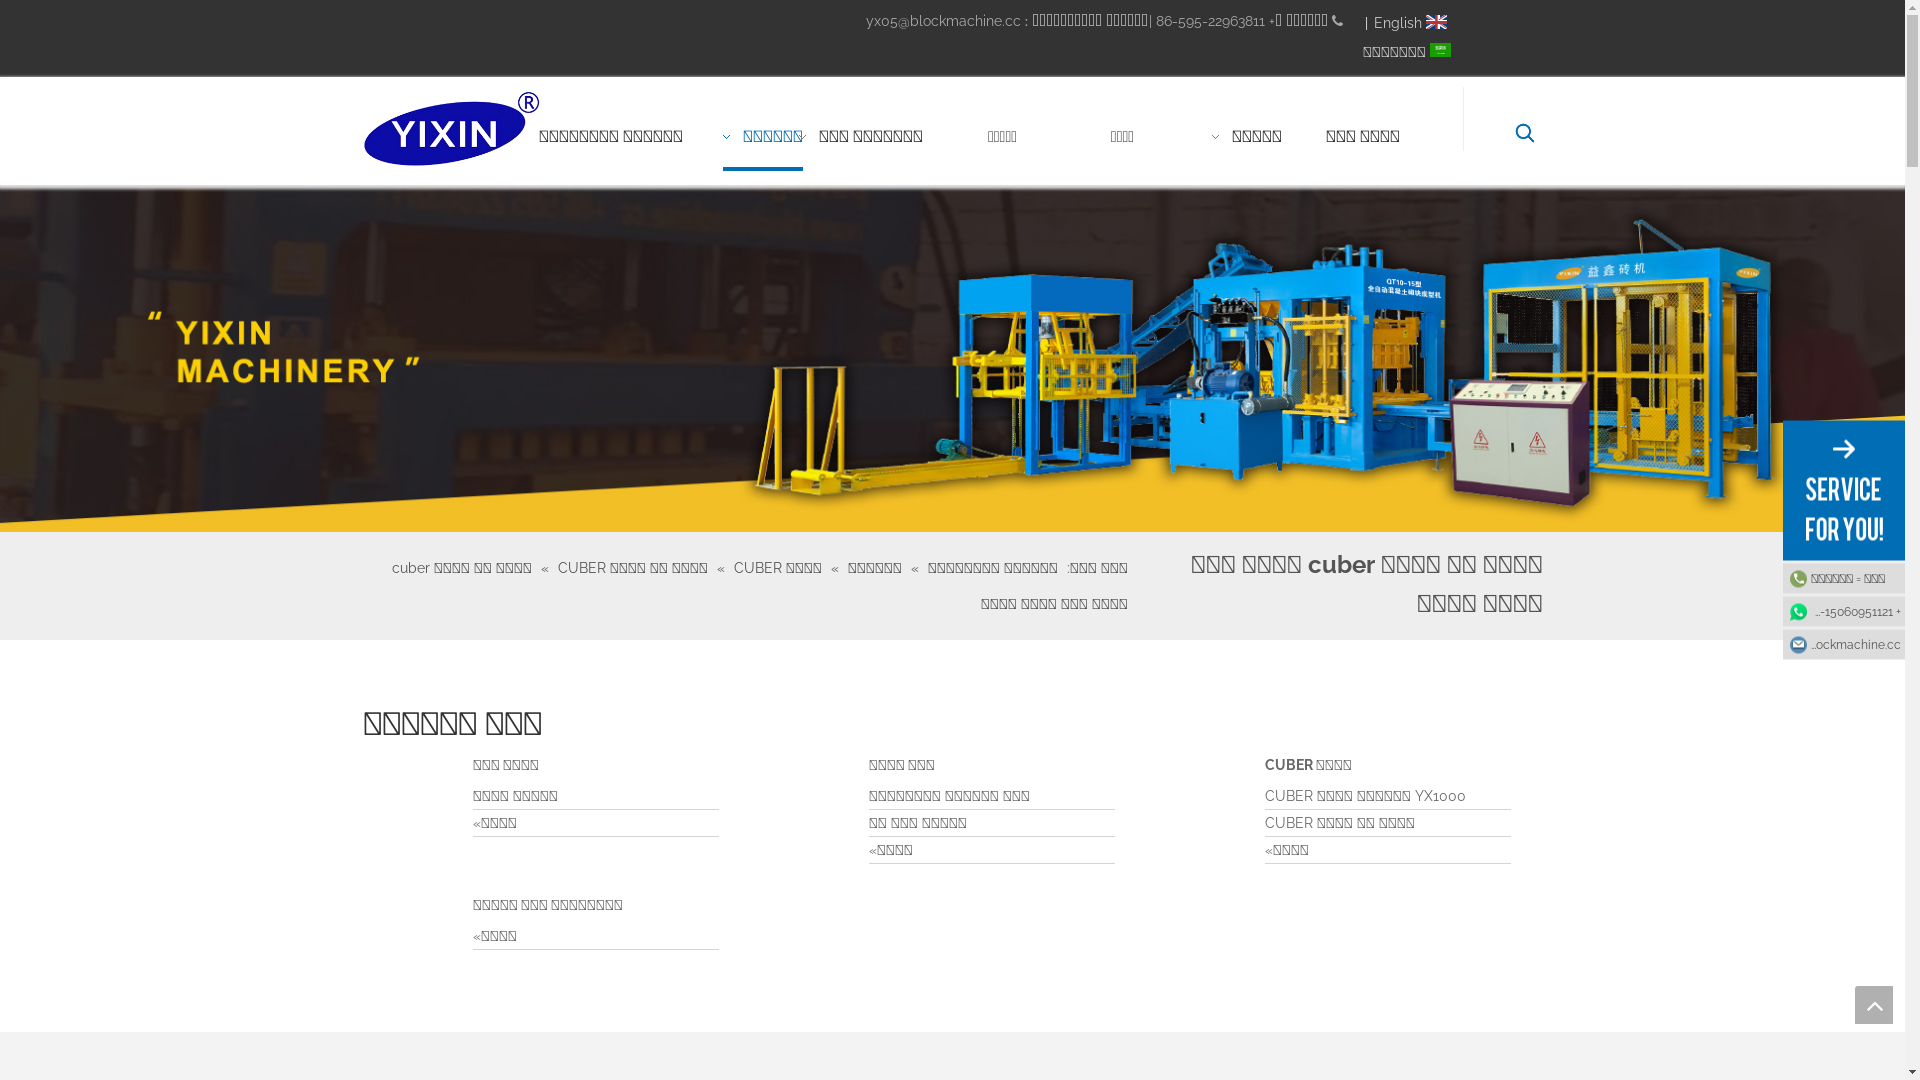  What do you see at coordinates (1411, 23) in the screenshot?
I see `'English'` at bounding box center [1411, 23].